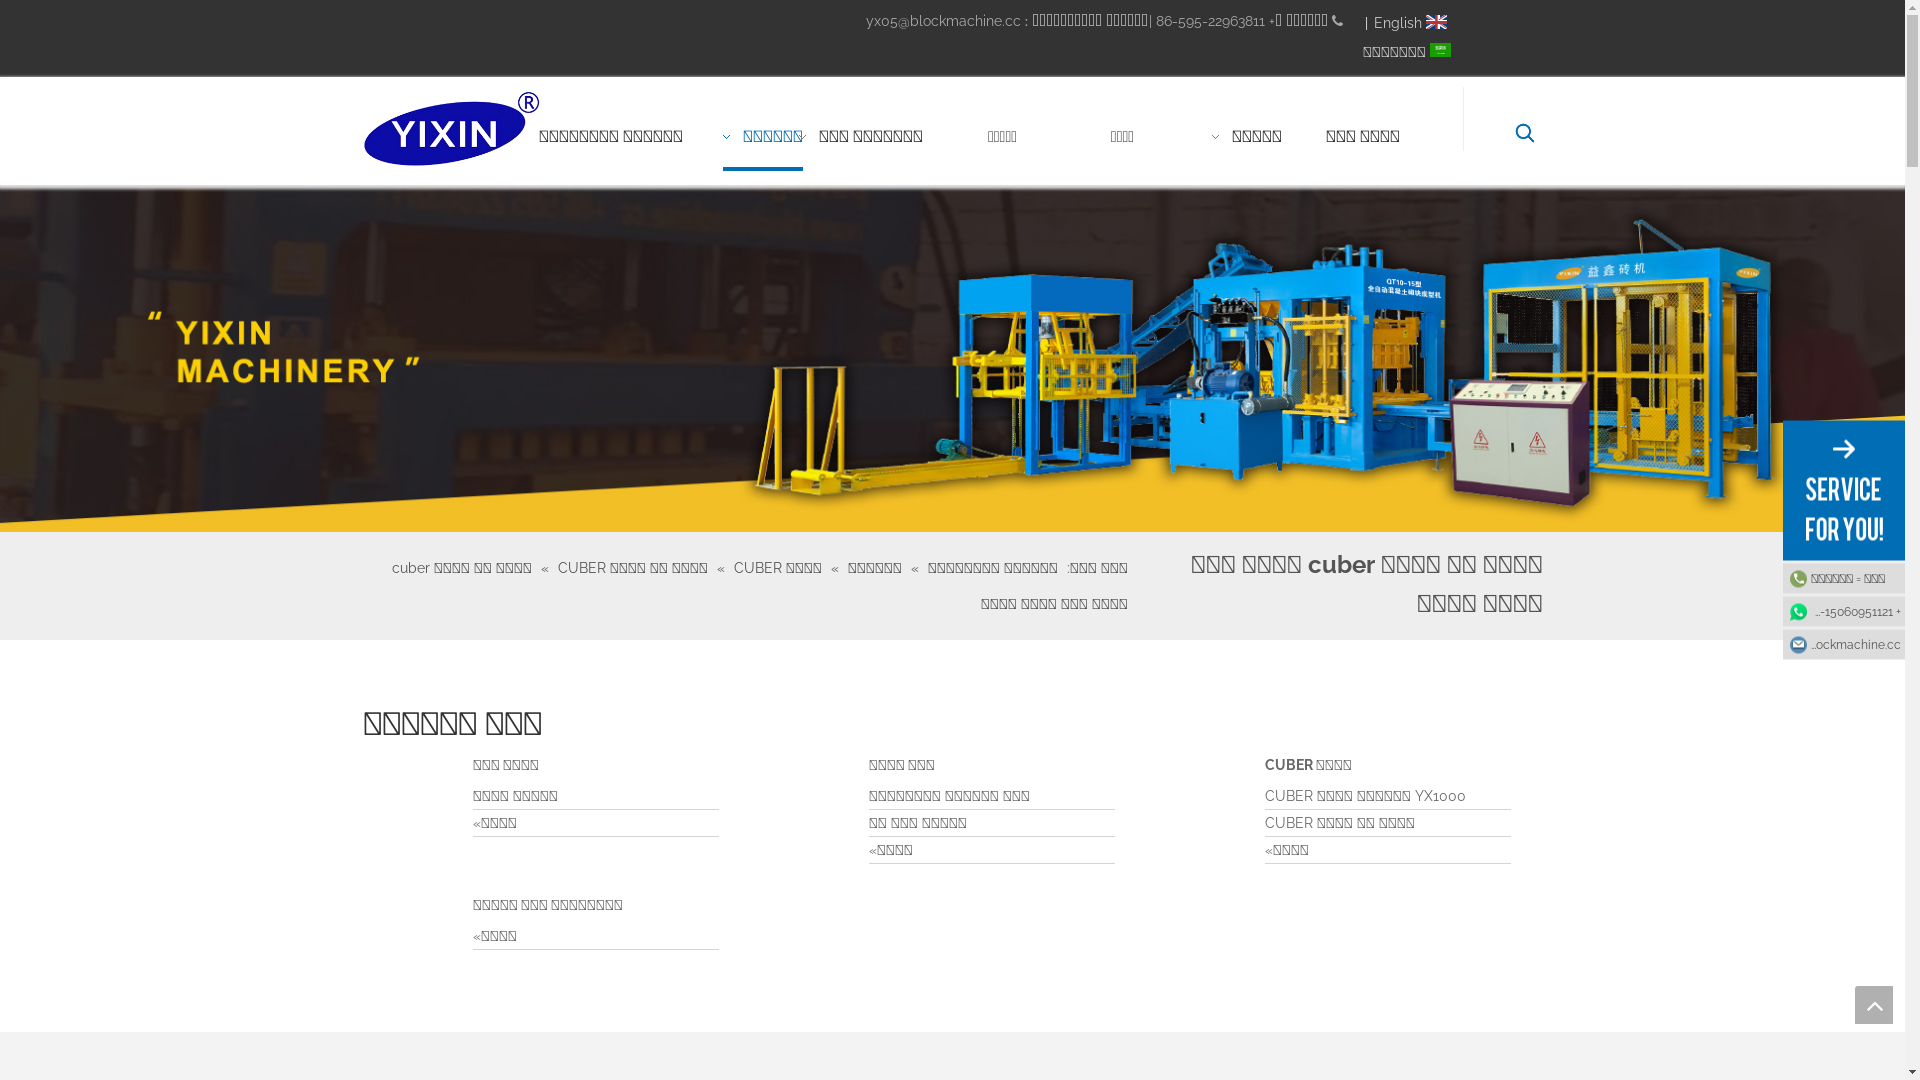  What do you see at coordinates (1411, 23) in the screenshot?
I see `'English'` at bounding box center [1411, 23].